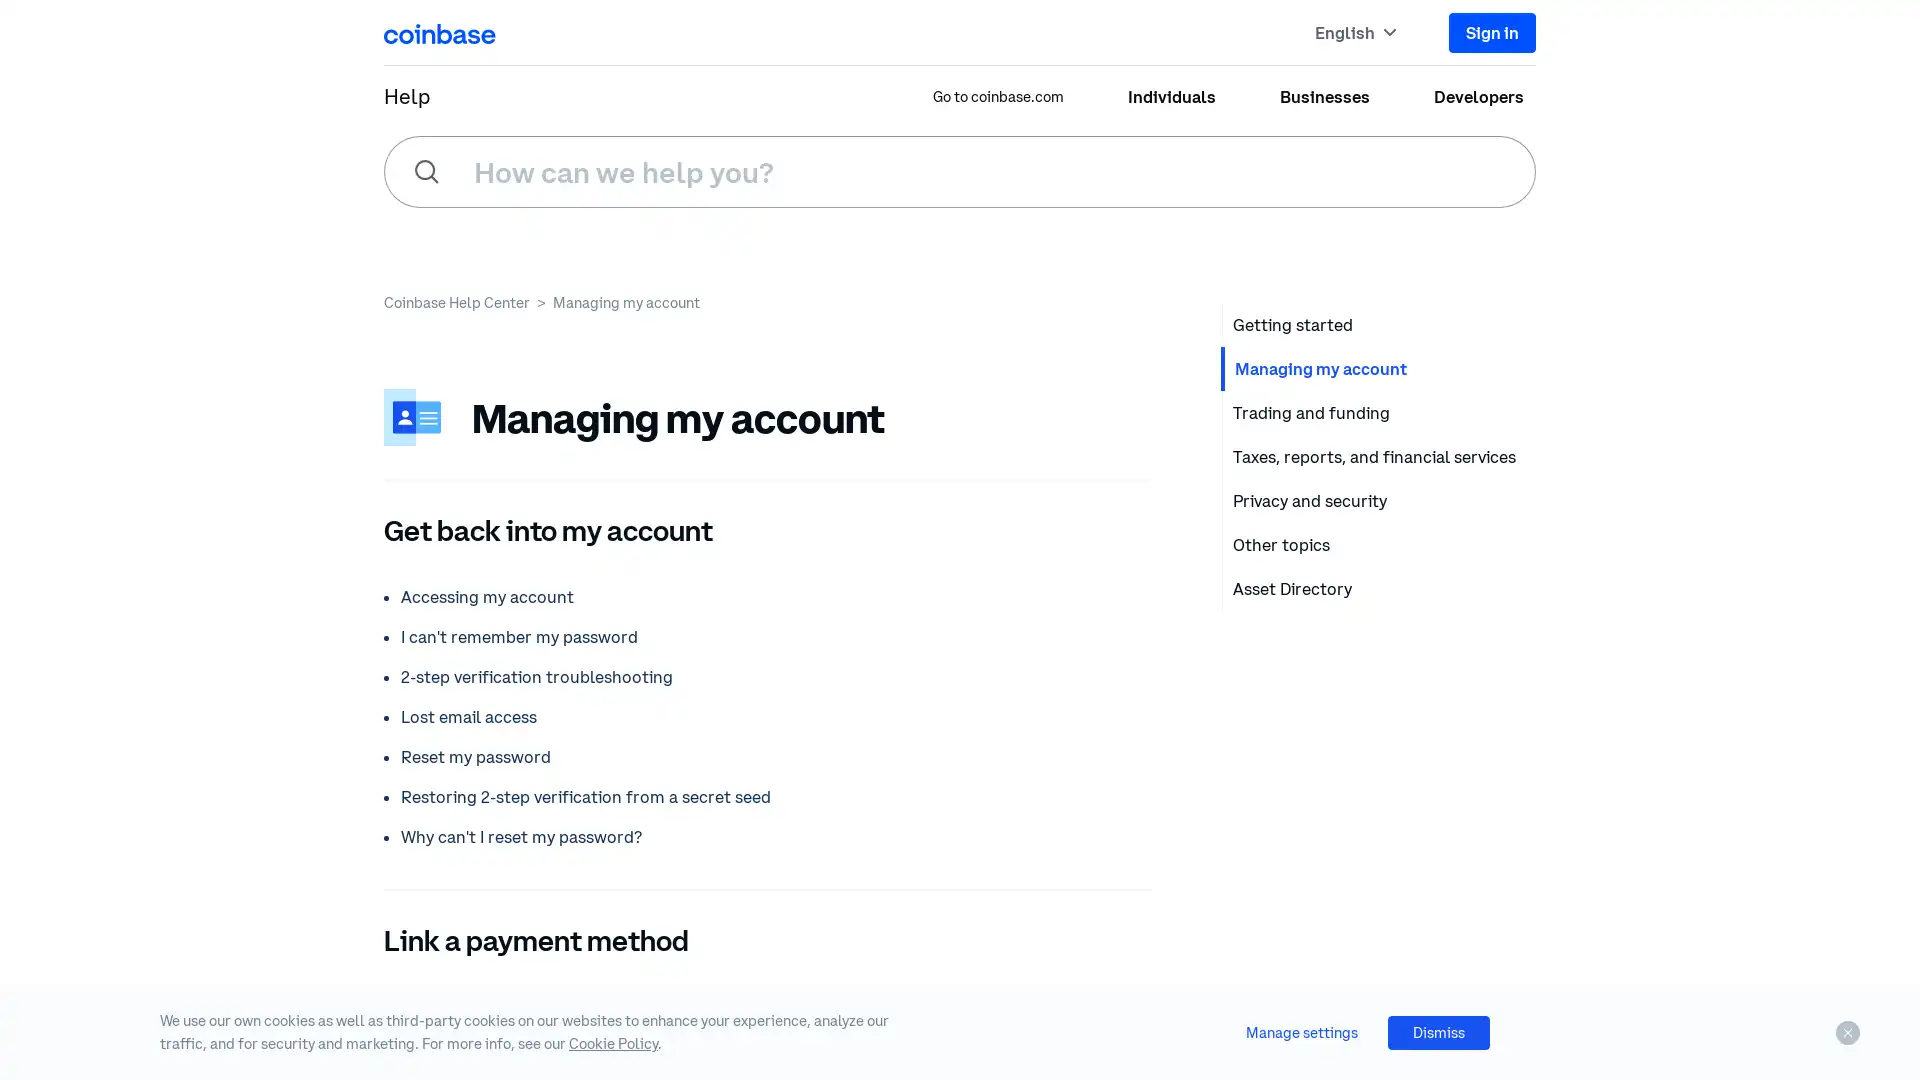  I want to click on Sign in, so click(1492, 31).